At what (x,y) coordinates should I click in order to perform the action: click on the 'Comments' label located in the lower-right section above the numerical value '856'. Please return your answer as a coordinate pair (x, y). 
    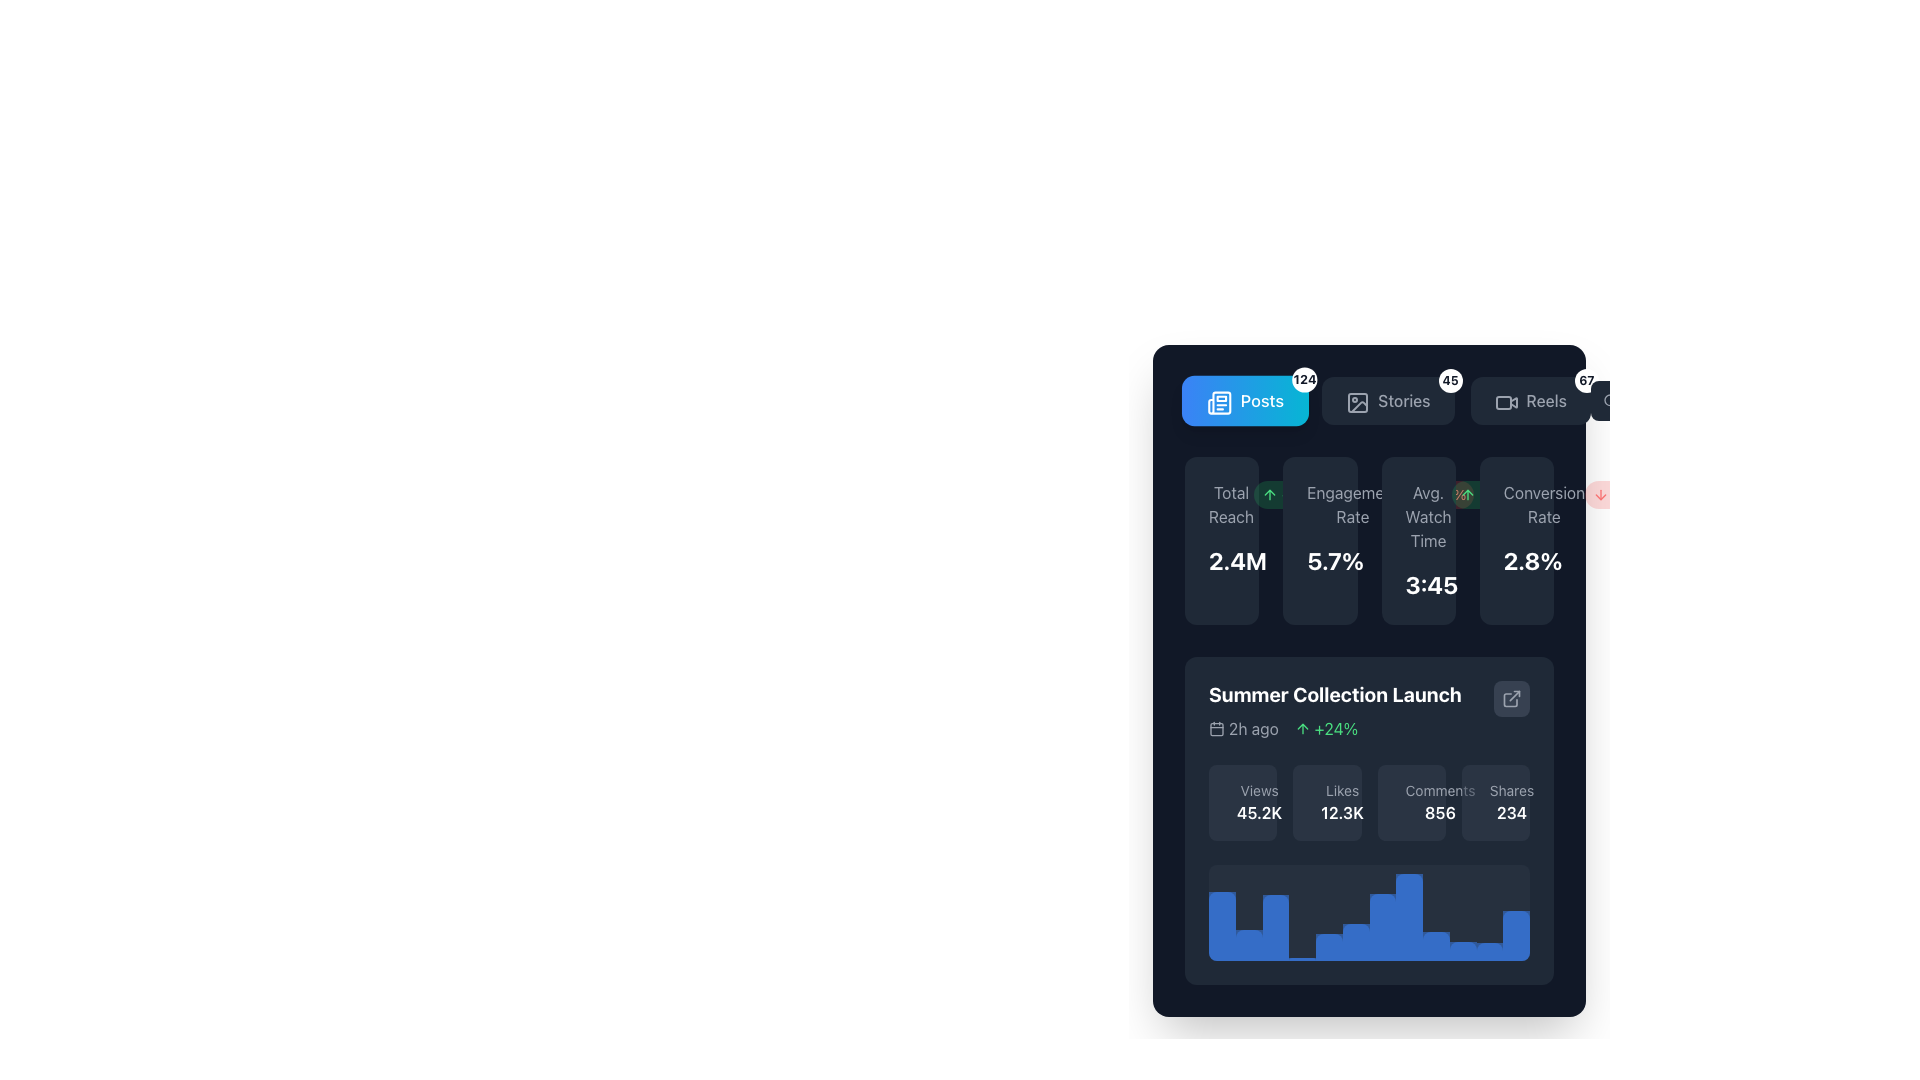
    Looking at the image, I should click on (1440, 789).